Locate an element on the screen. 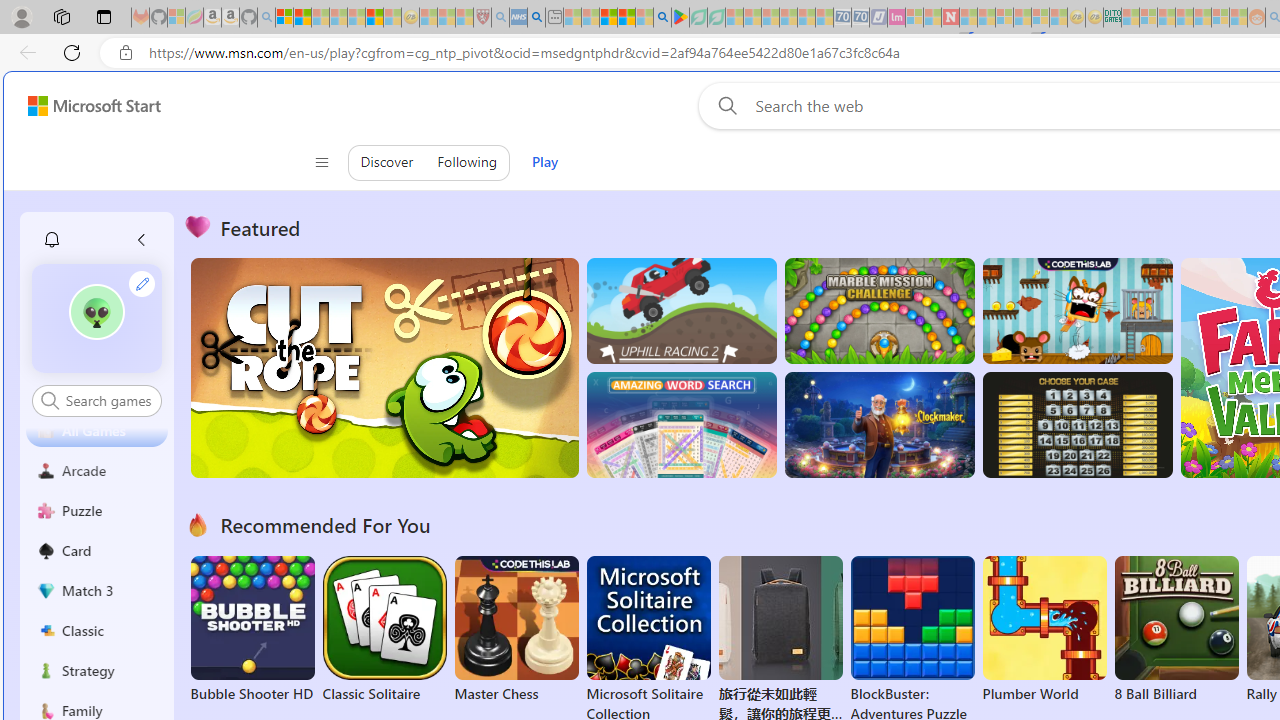  'Pets - MSN' is located at coordinates (625, 17).